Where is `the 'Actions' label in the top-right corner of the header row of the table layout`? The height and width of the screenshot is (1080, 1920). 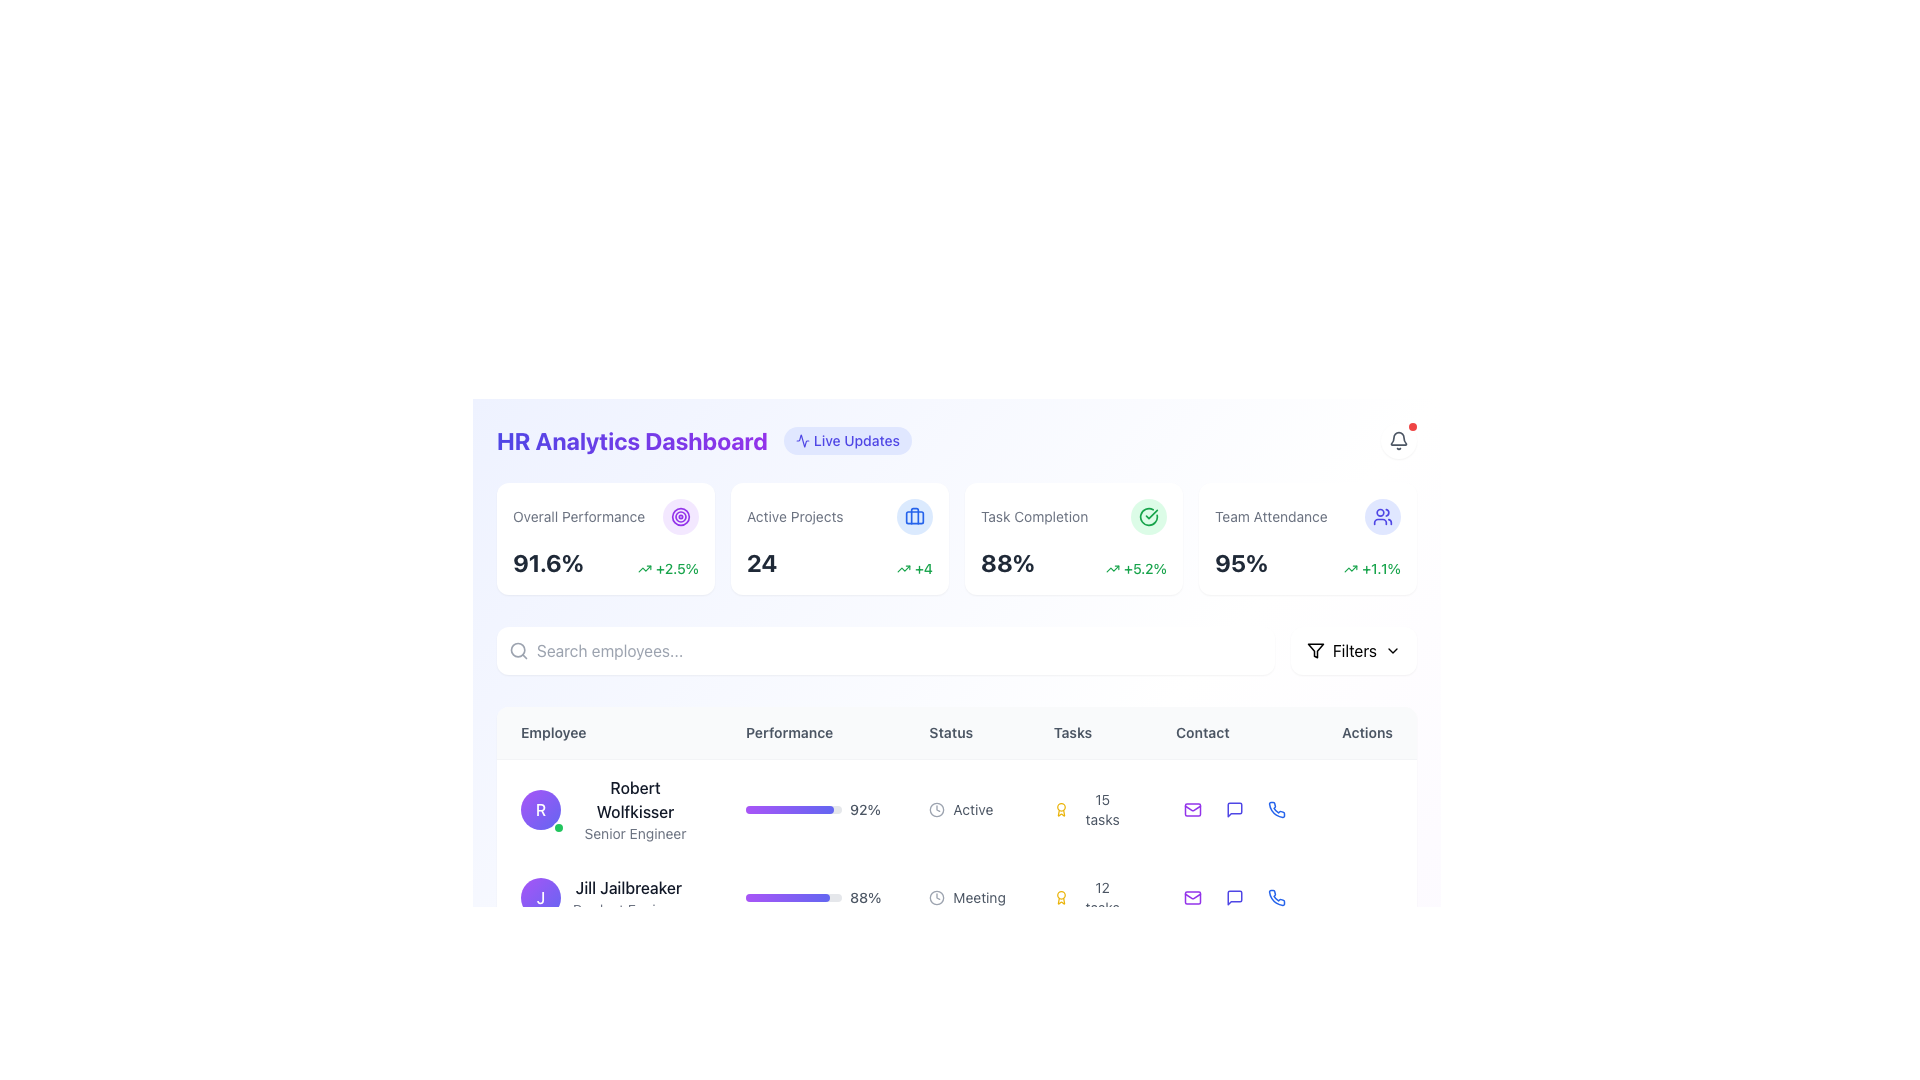 the 'Actions' label in the top-right corner of the header row of the table layout is located at coordinates (1366, 733).